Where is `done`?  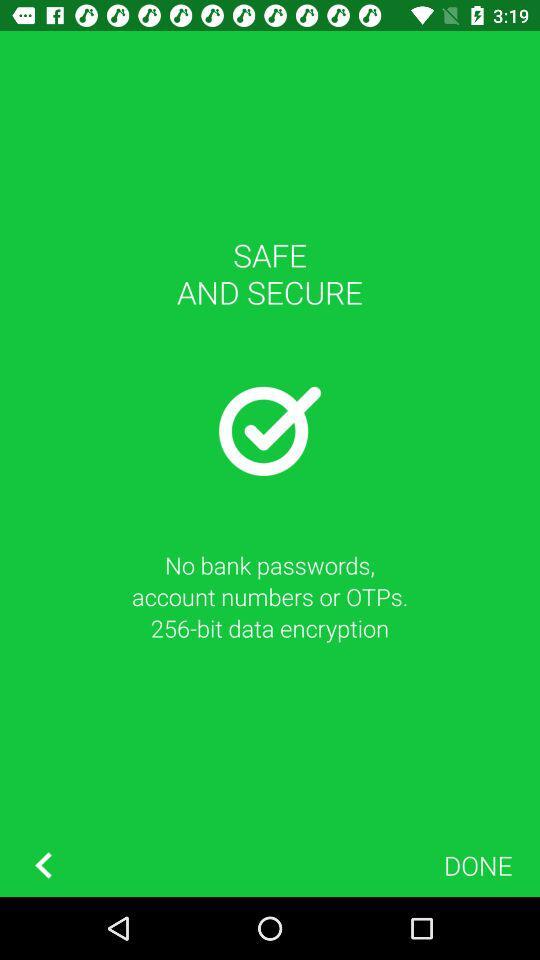
done is located at coordinates (477, 864).